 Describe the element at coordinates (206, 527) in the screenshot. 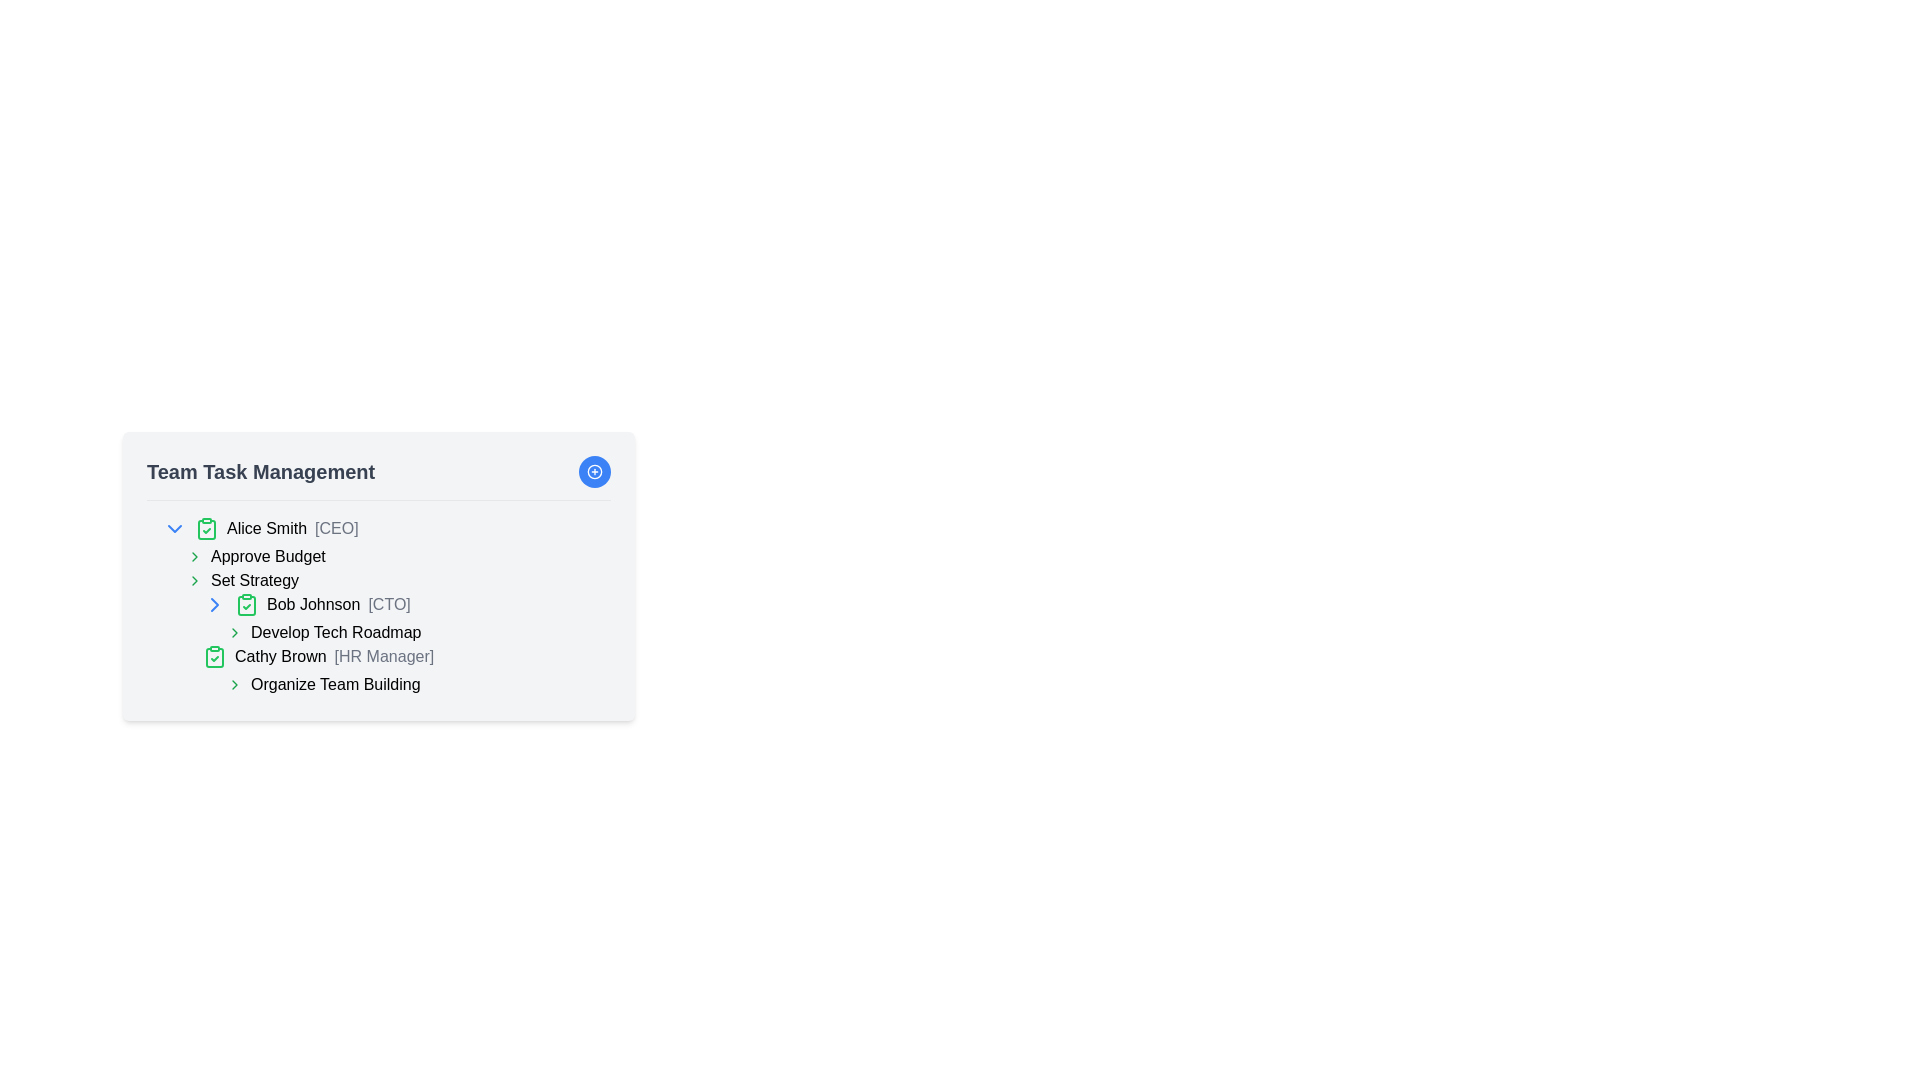

I see `the green clipboard icon with a checkmark next to 'Alice Smith [CEO]' in the top-left corner of the list interface` at that location.